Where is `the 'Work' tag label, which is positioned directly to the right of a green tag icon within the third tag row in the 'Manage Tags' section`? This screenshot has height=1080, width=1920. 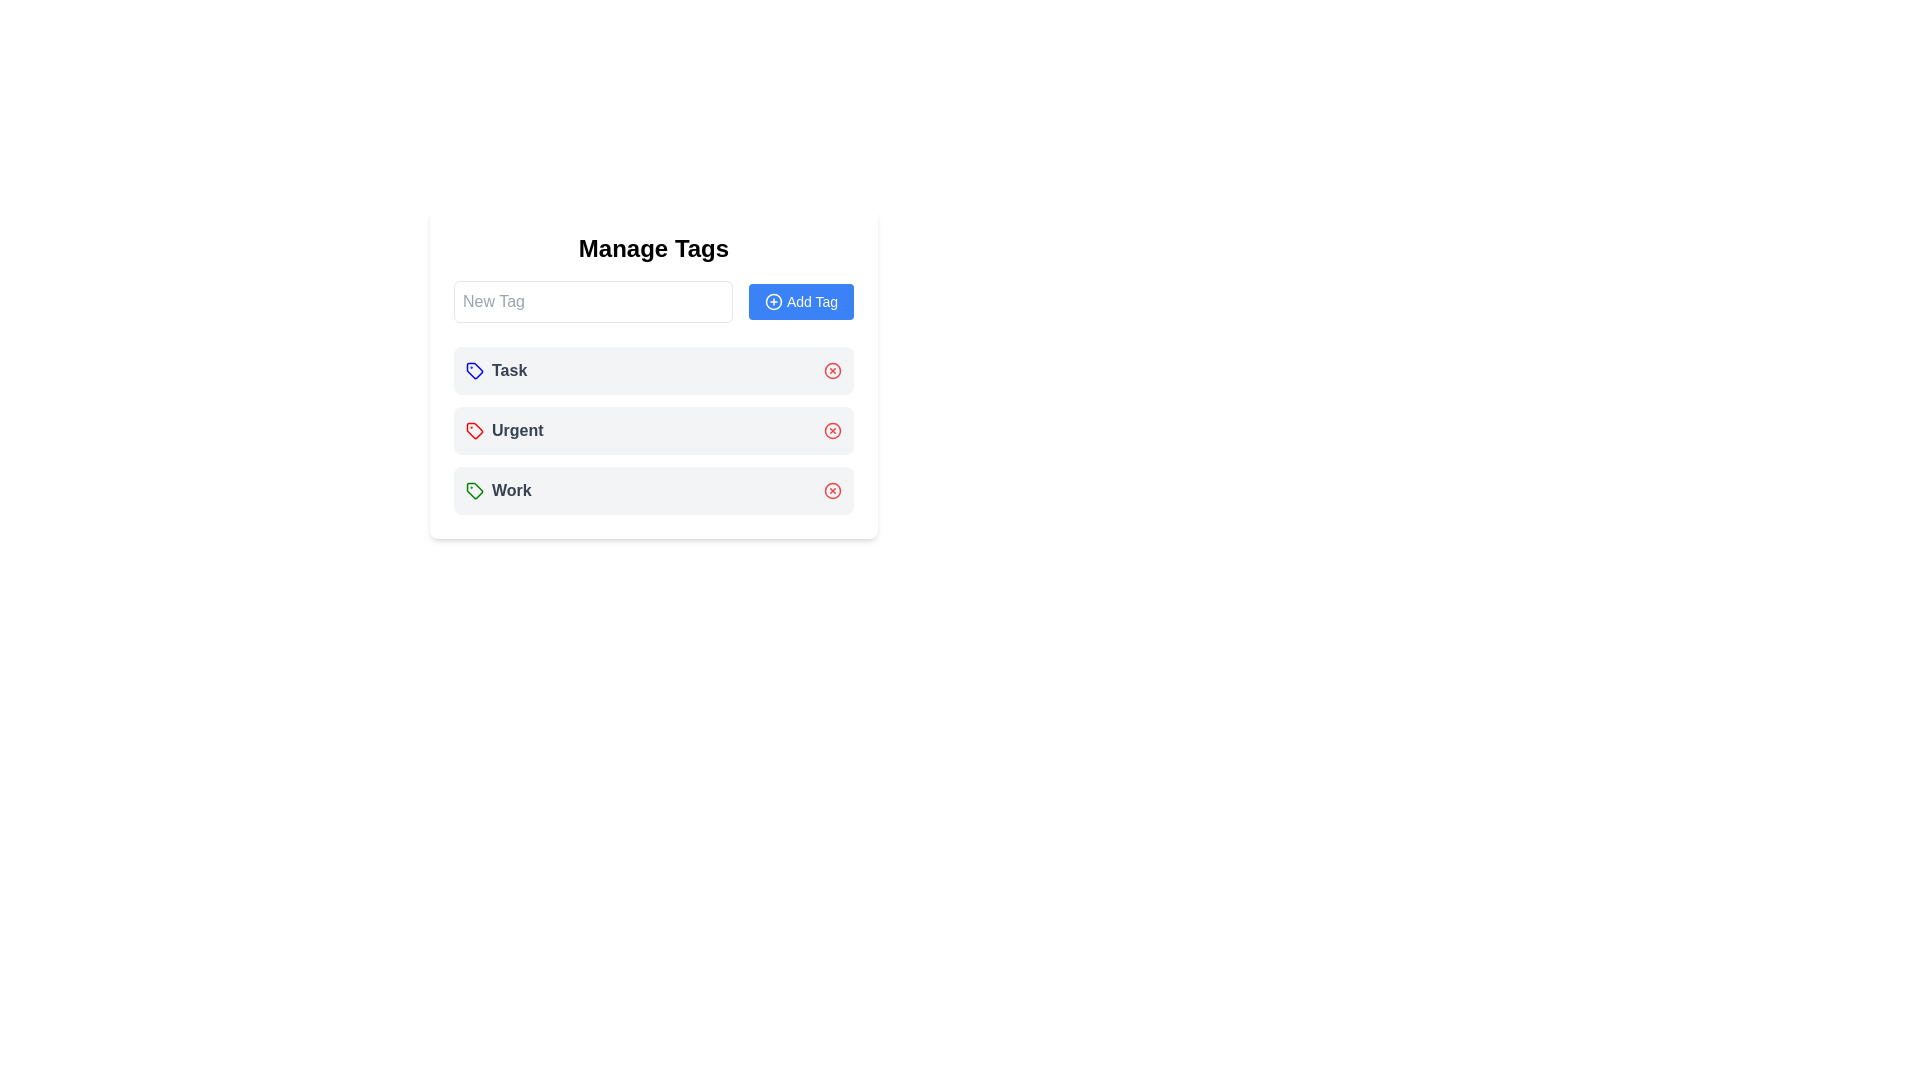 the 'Work' tag label, which is positioned directly to the right of a green tag icon within the third tag row in the 'Manage Tags' section is located at coordinates (511, 490).